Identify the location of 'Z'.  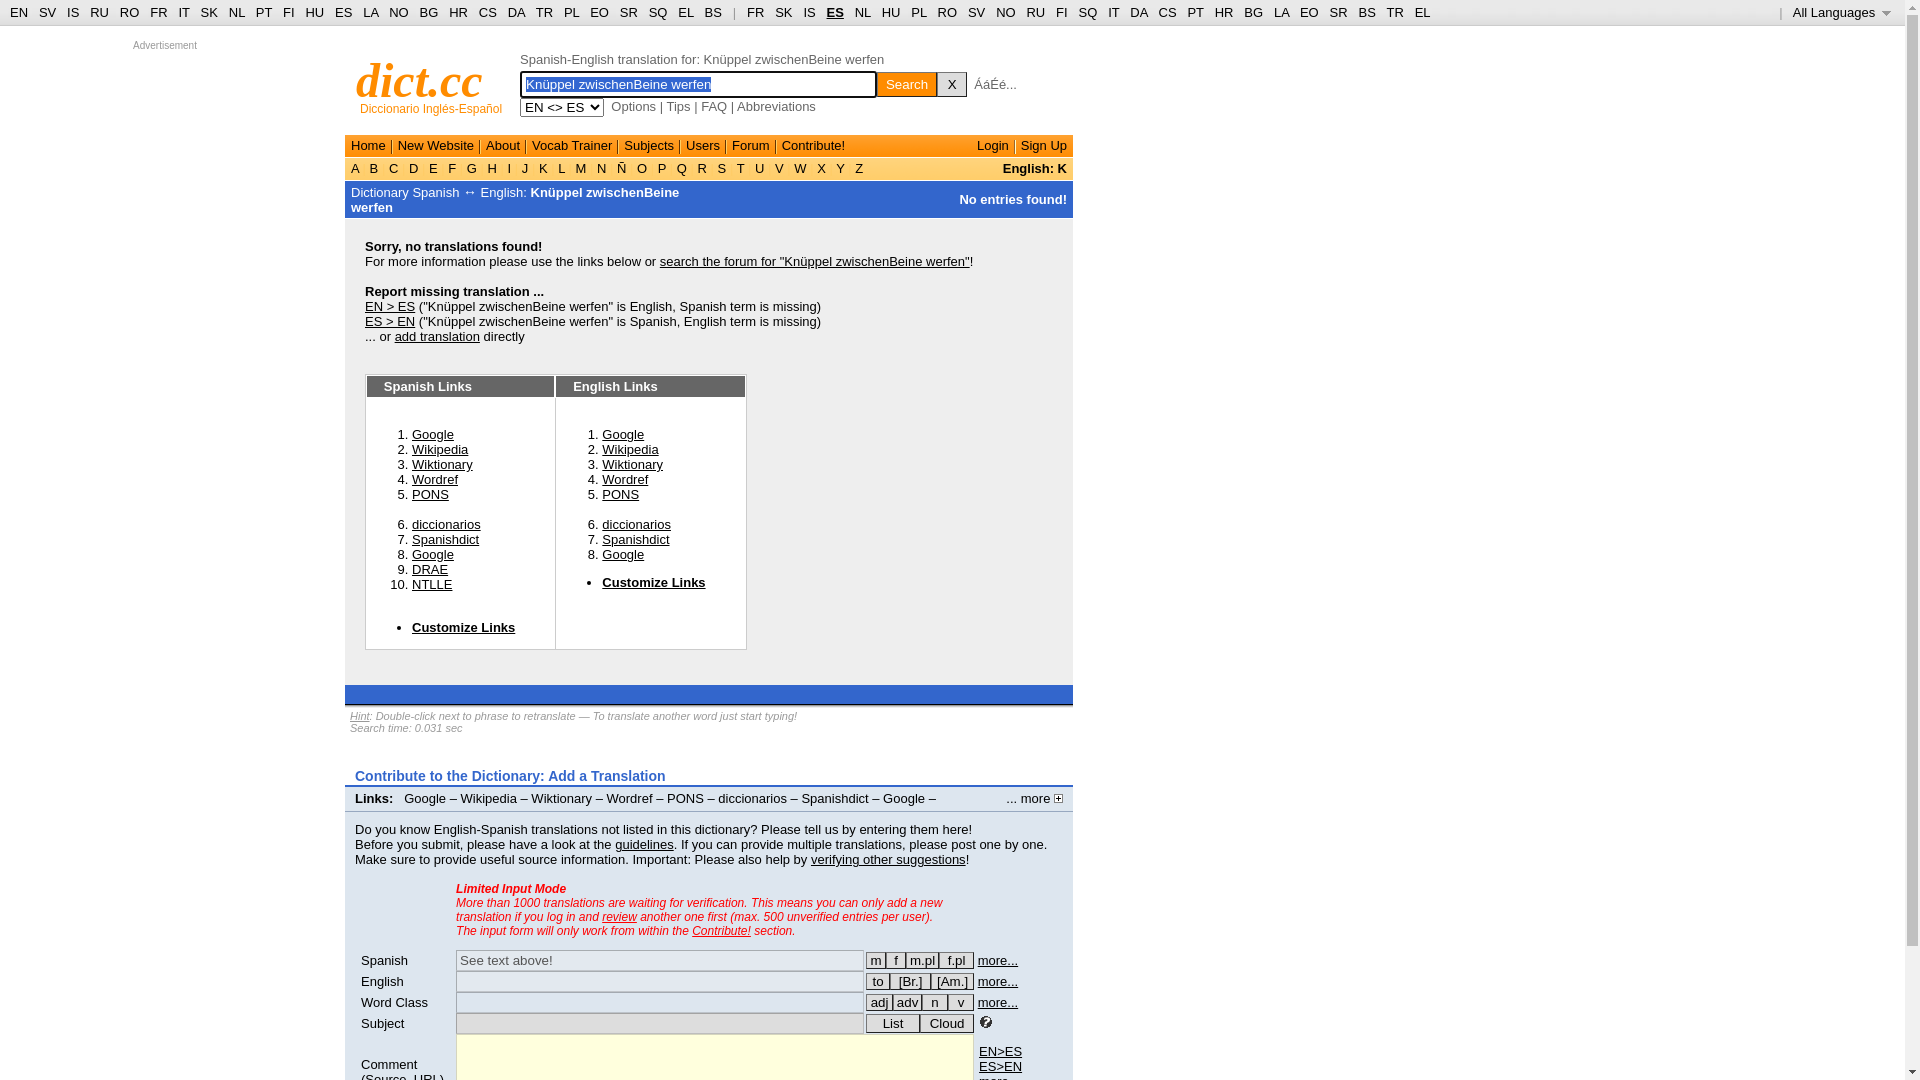
(859, 167).